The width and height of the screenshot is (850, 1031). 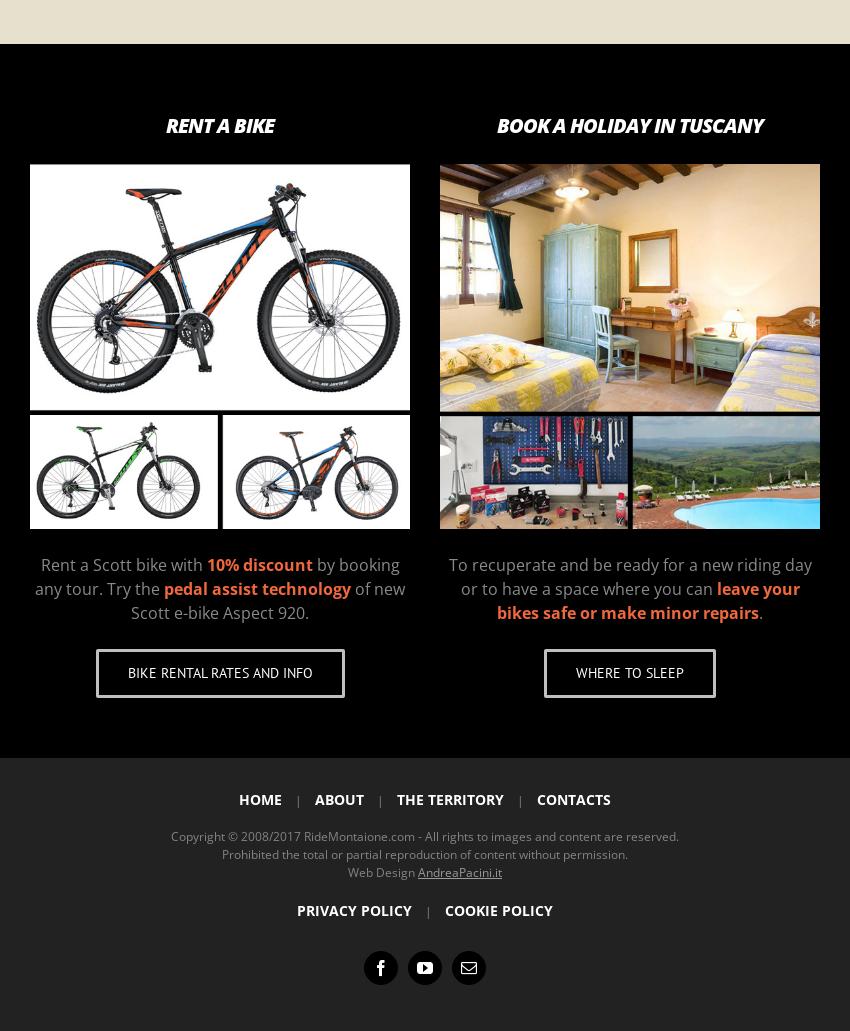 What do you see at coordinates (205, 562) in the screenshot?
I see `'10% discount'` at bounding box center [205, 562].